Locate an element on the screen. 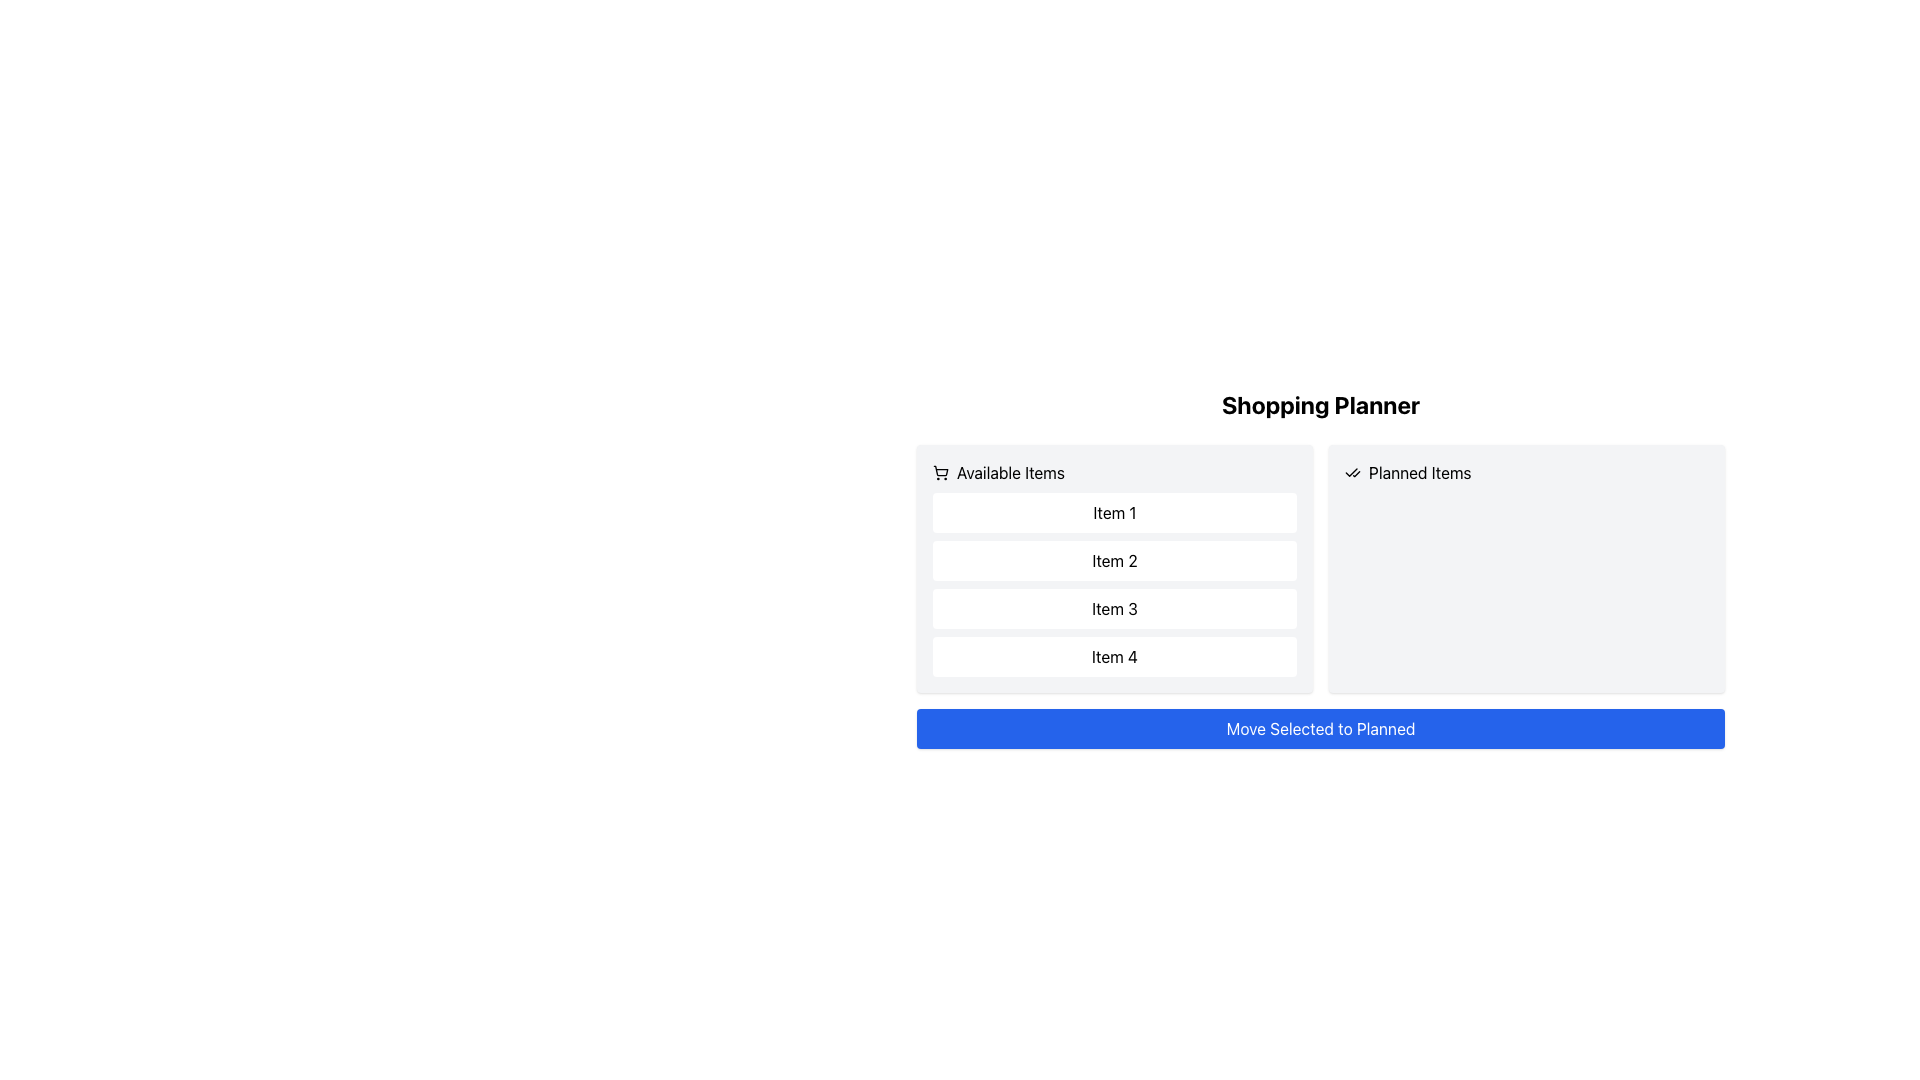 This screenshot has height=1080, width=1920. the 'Item 3' button, which is a rectangular button with a white background and rounded corners, located in the left section of the 'Available Items' list is located at coordinates (1113, 608).